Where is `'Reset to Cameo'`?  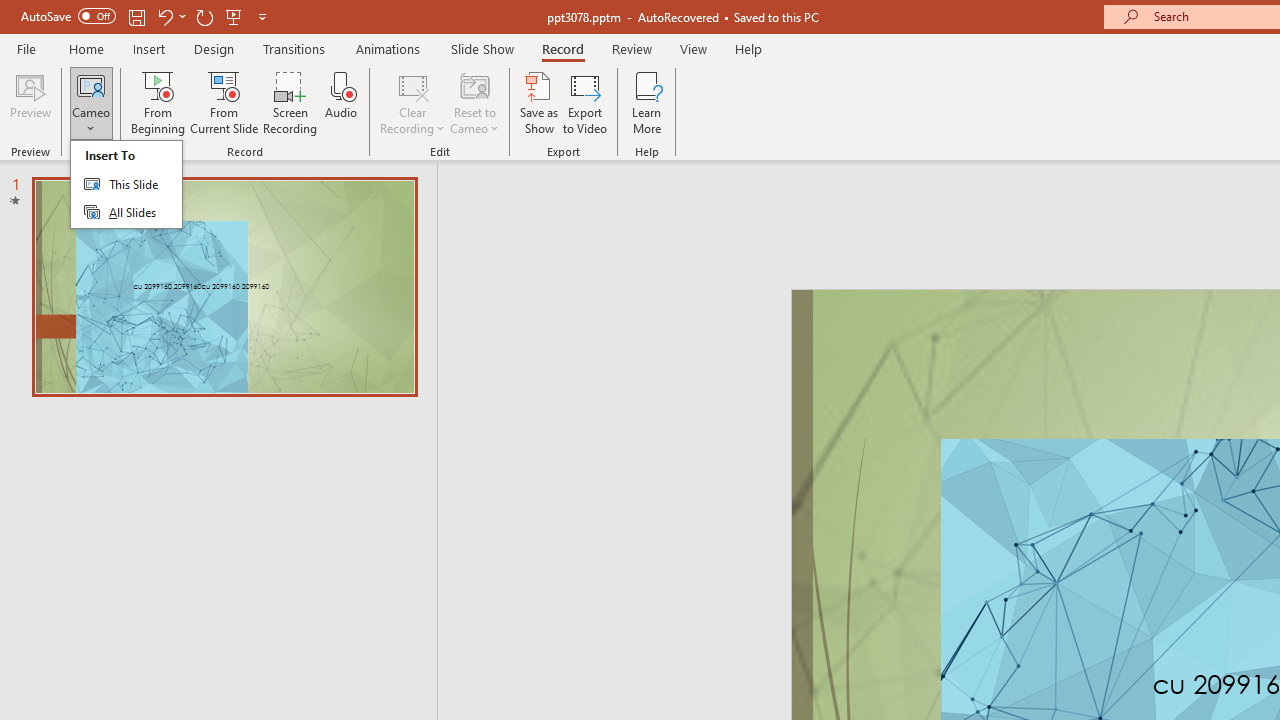
'Reset to Cameo' is located at coordinates (473, 103).